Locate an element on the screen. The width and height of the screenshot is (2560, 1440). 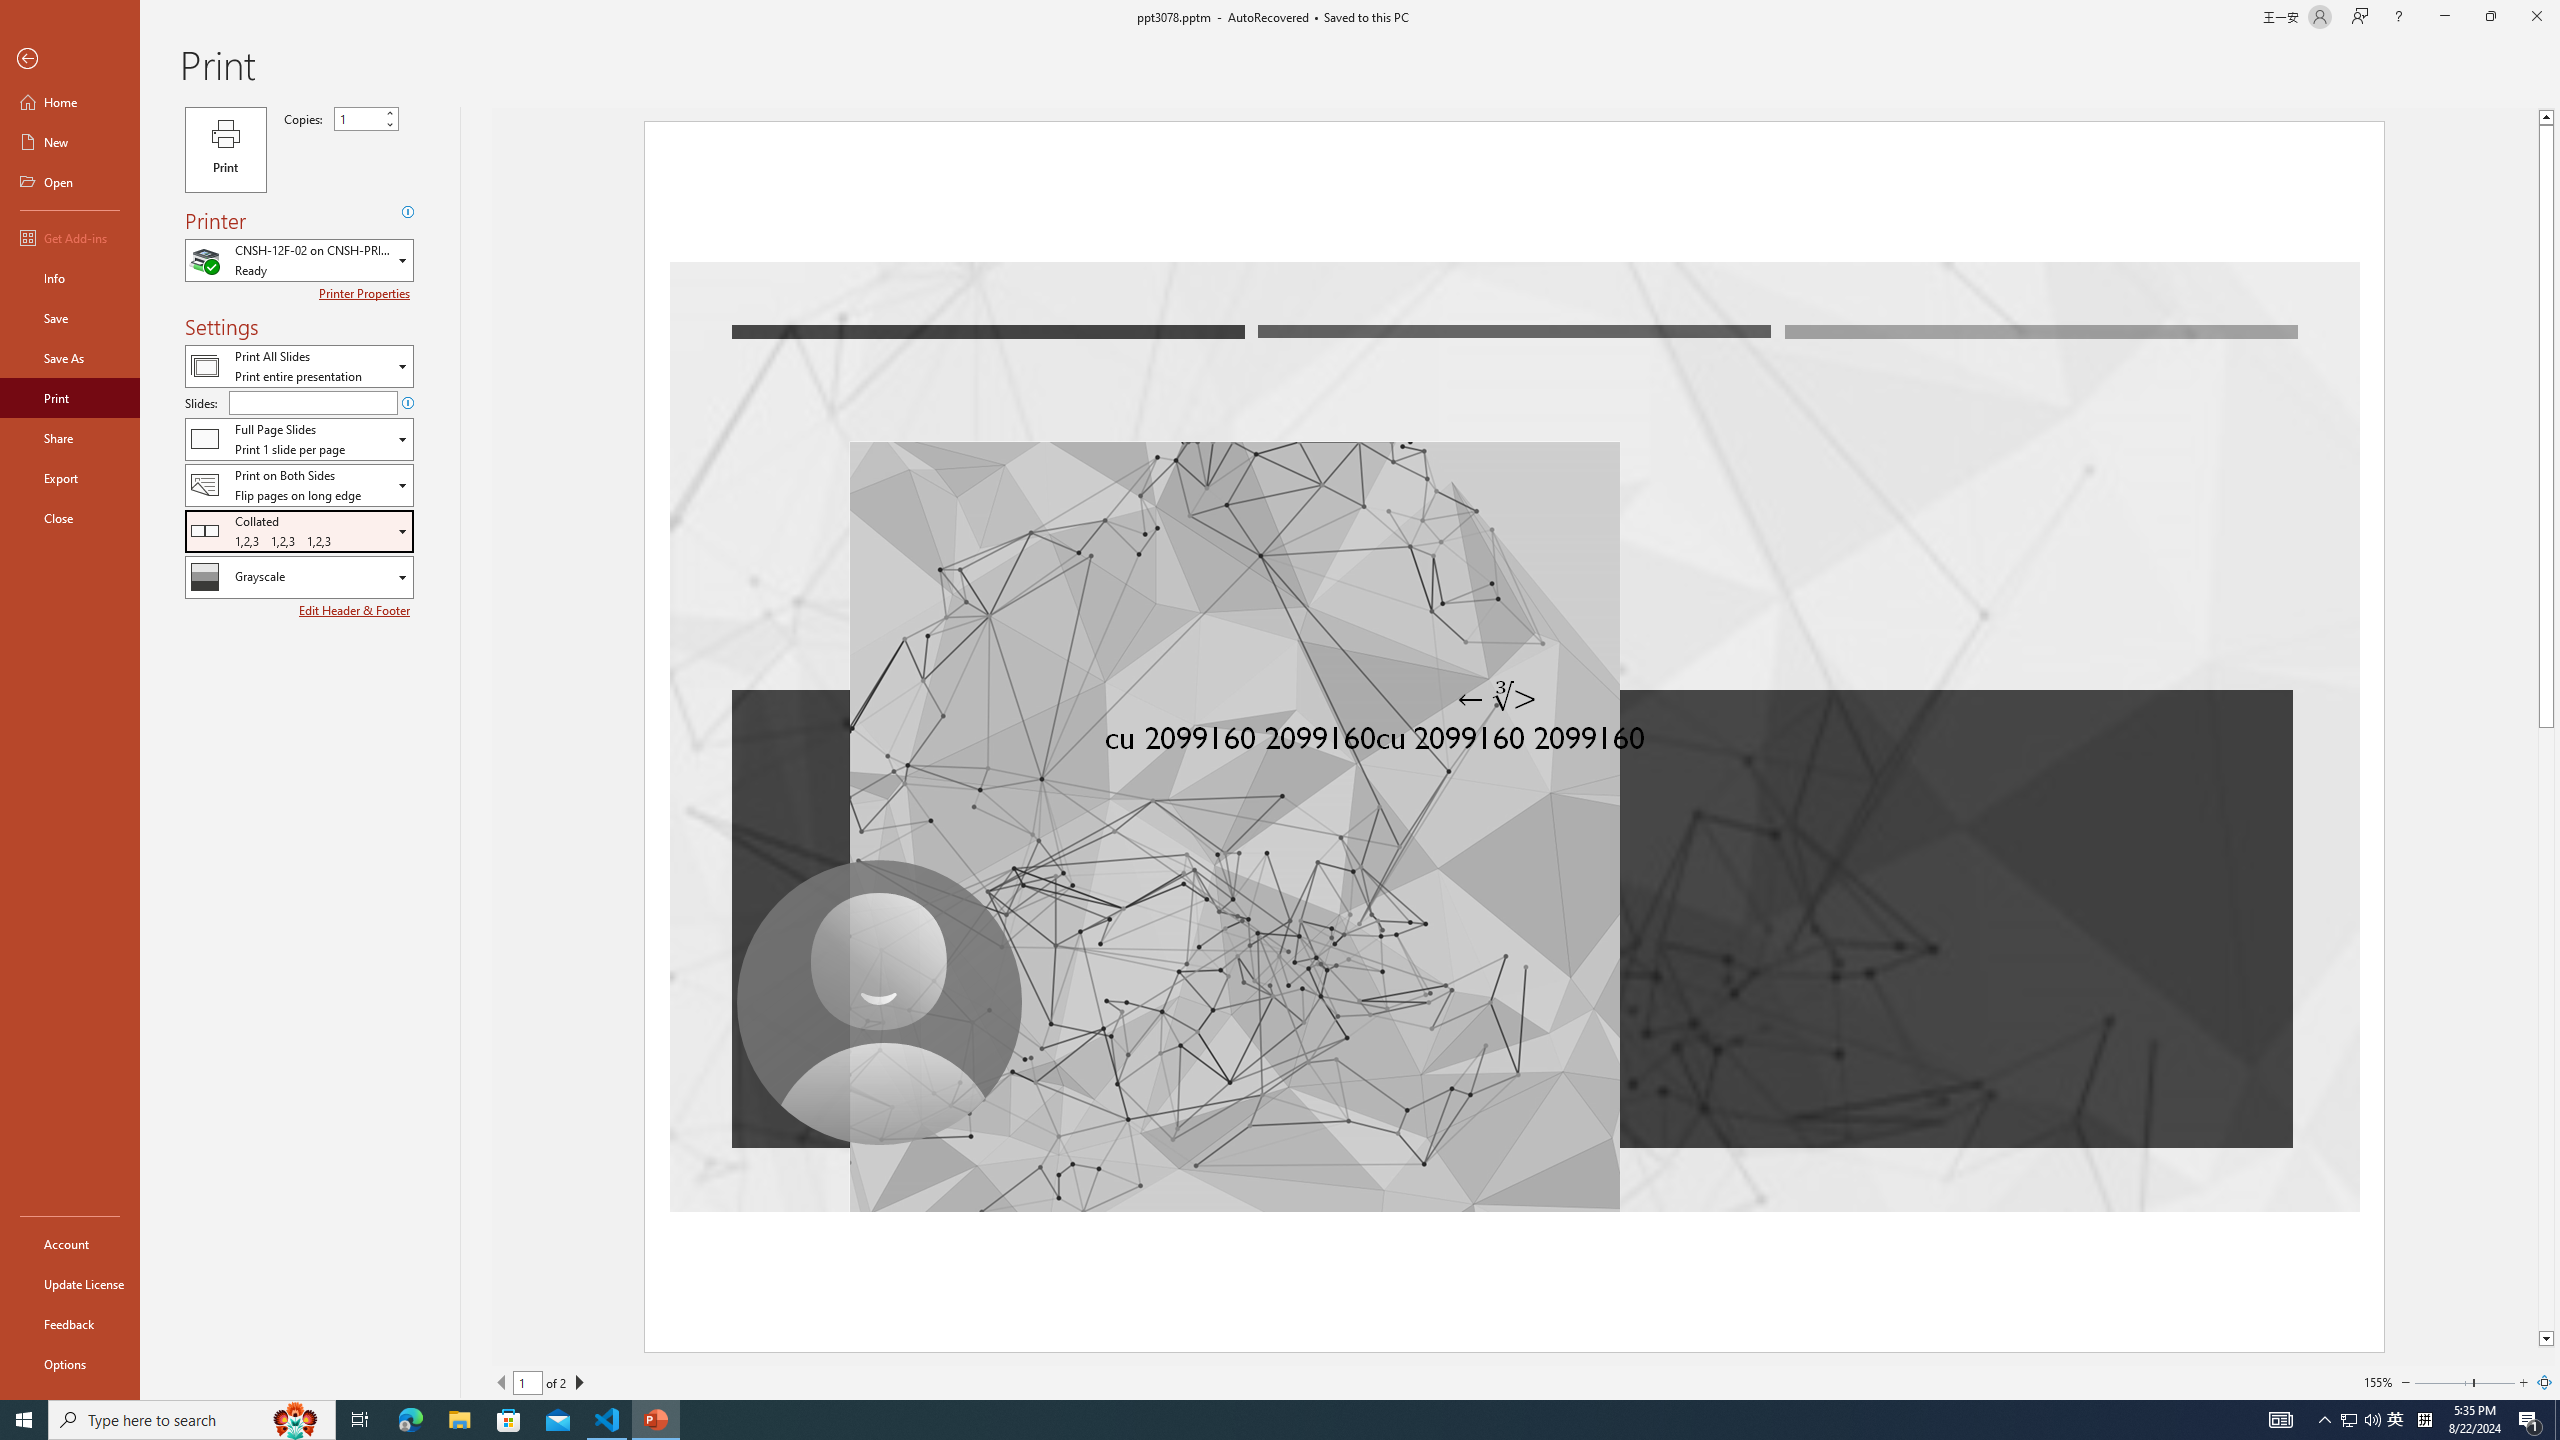
'Edit Header & Footer' is located at coordinates (356, 609).